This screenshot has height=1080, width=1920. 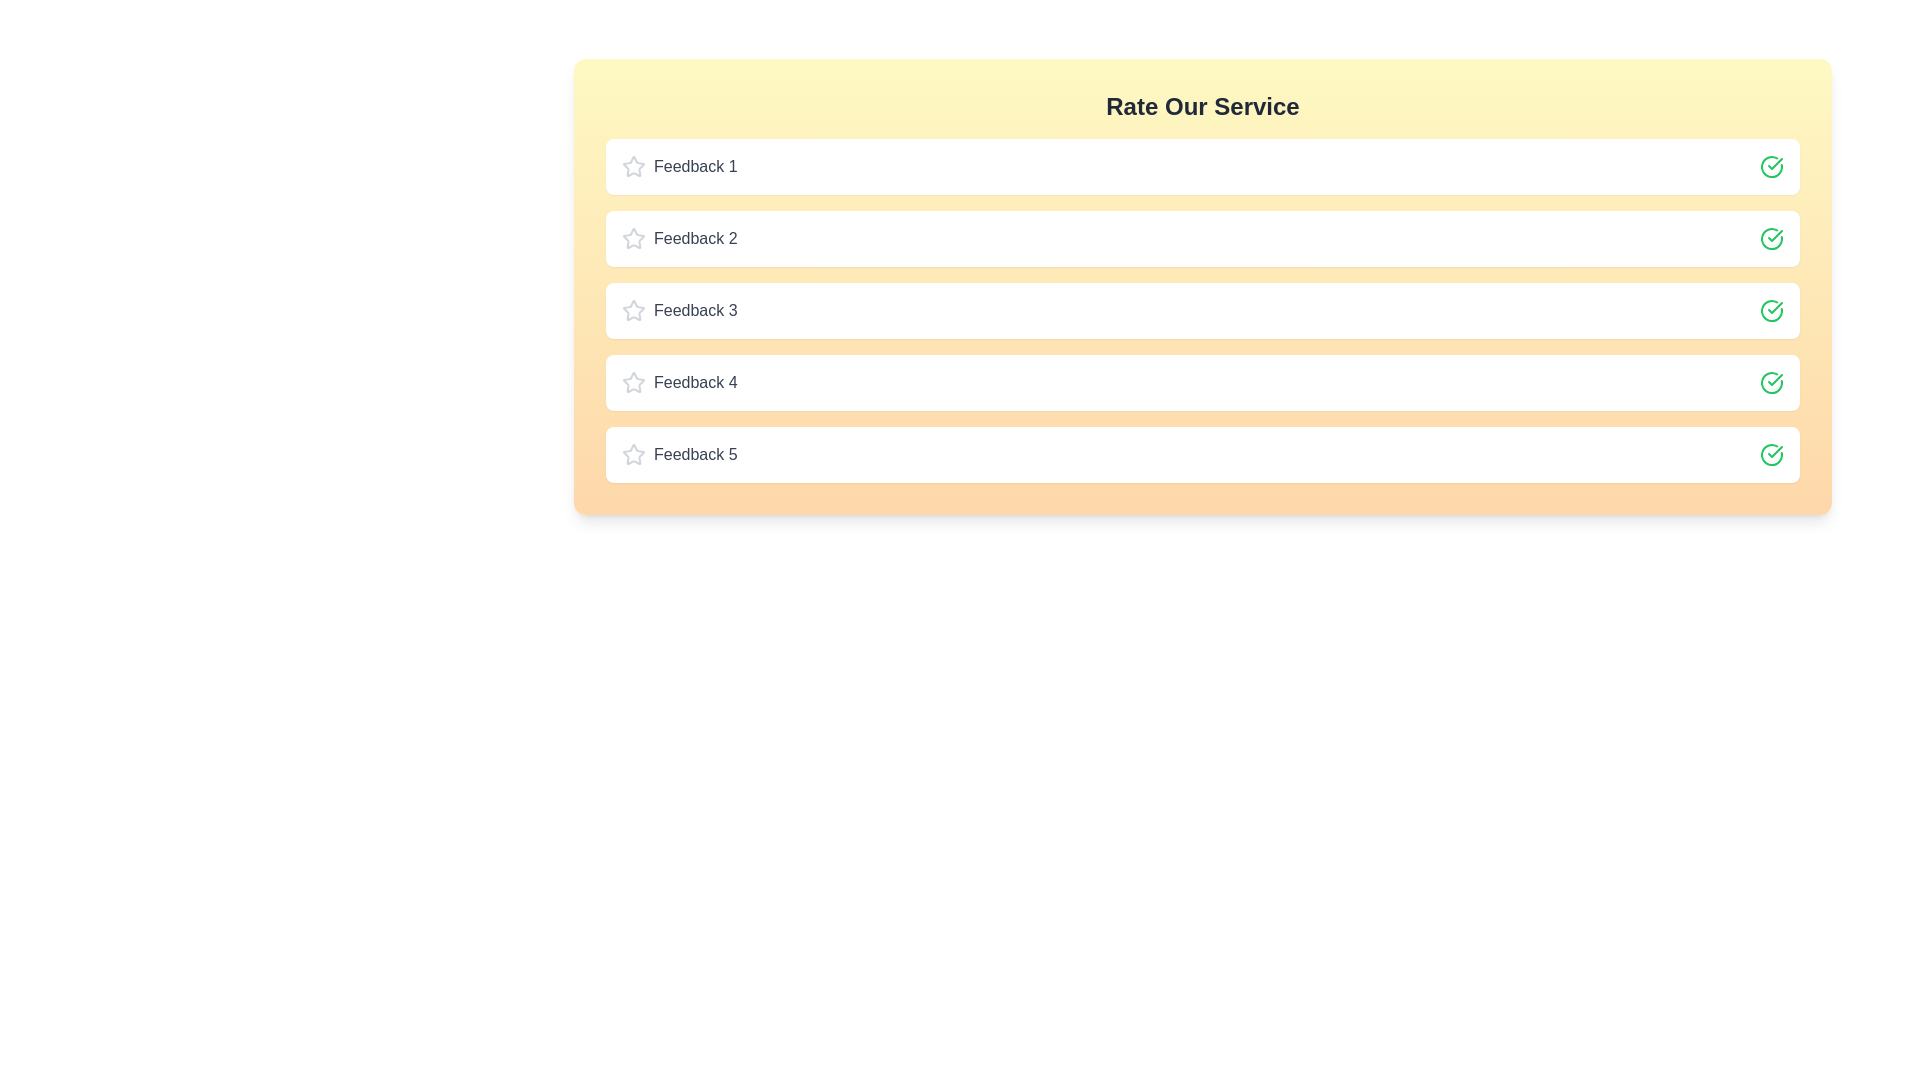 What do you see at coordinates (1771, 382) in the screenshot?
I see `the check icon for feedback 4 to toggle its rating` at bounding box center [1771, 382].